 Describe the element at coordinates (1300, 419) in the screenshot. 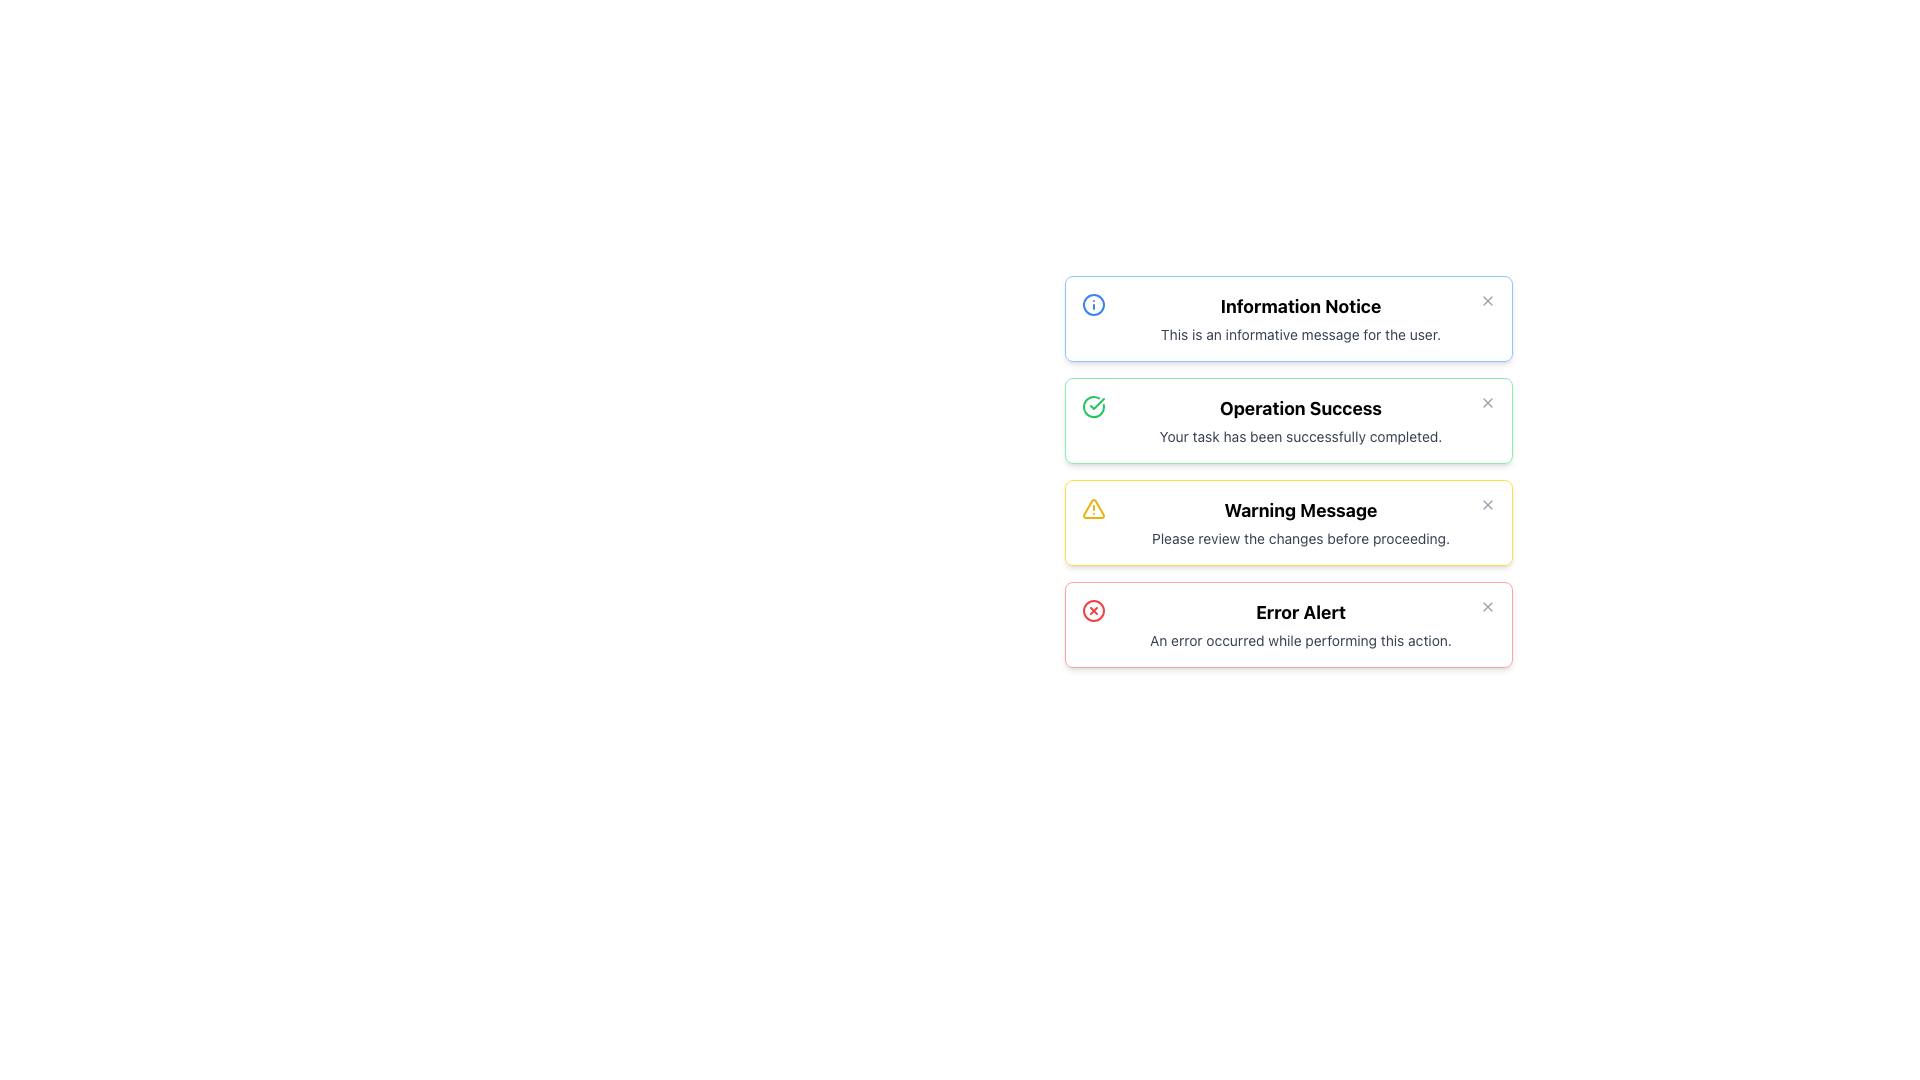

I see `the 'Operation Success' text block notification that displays a success message in bold at the top and a smaller message below, located in the second notification panel` at that location.